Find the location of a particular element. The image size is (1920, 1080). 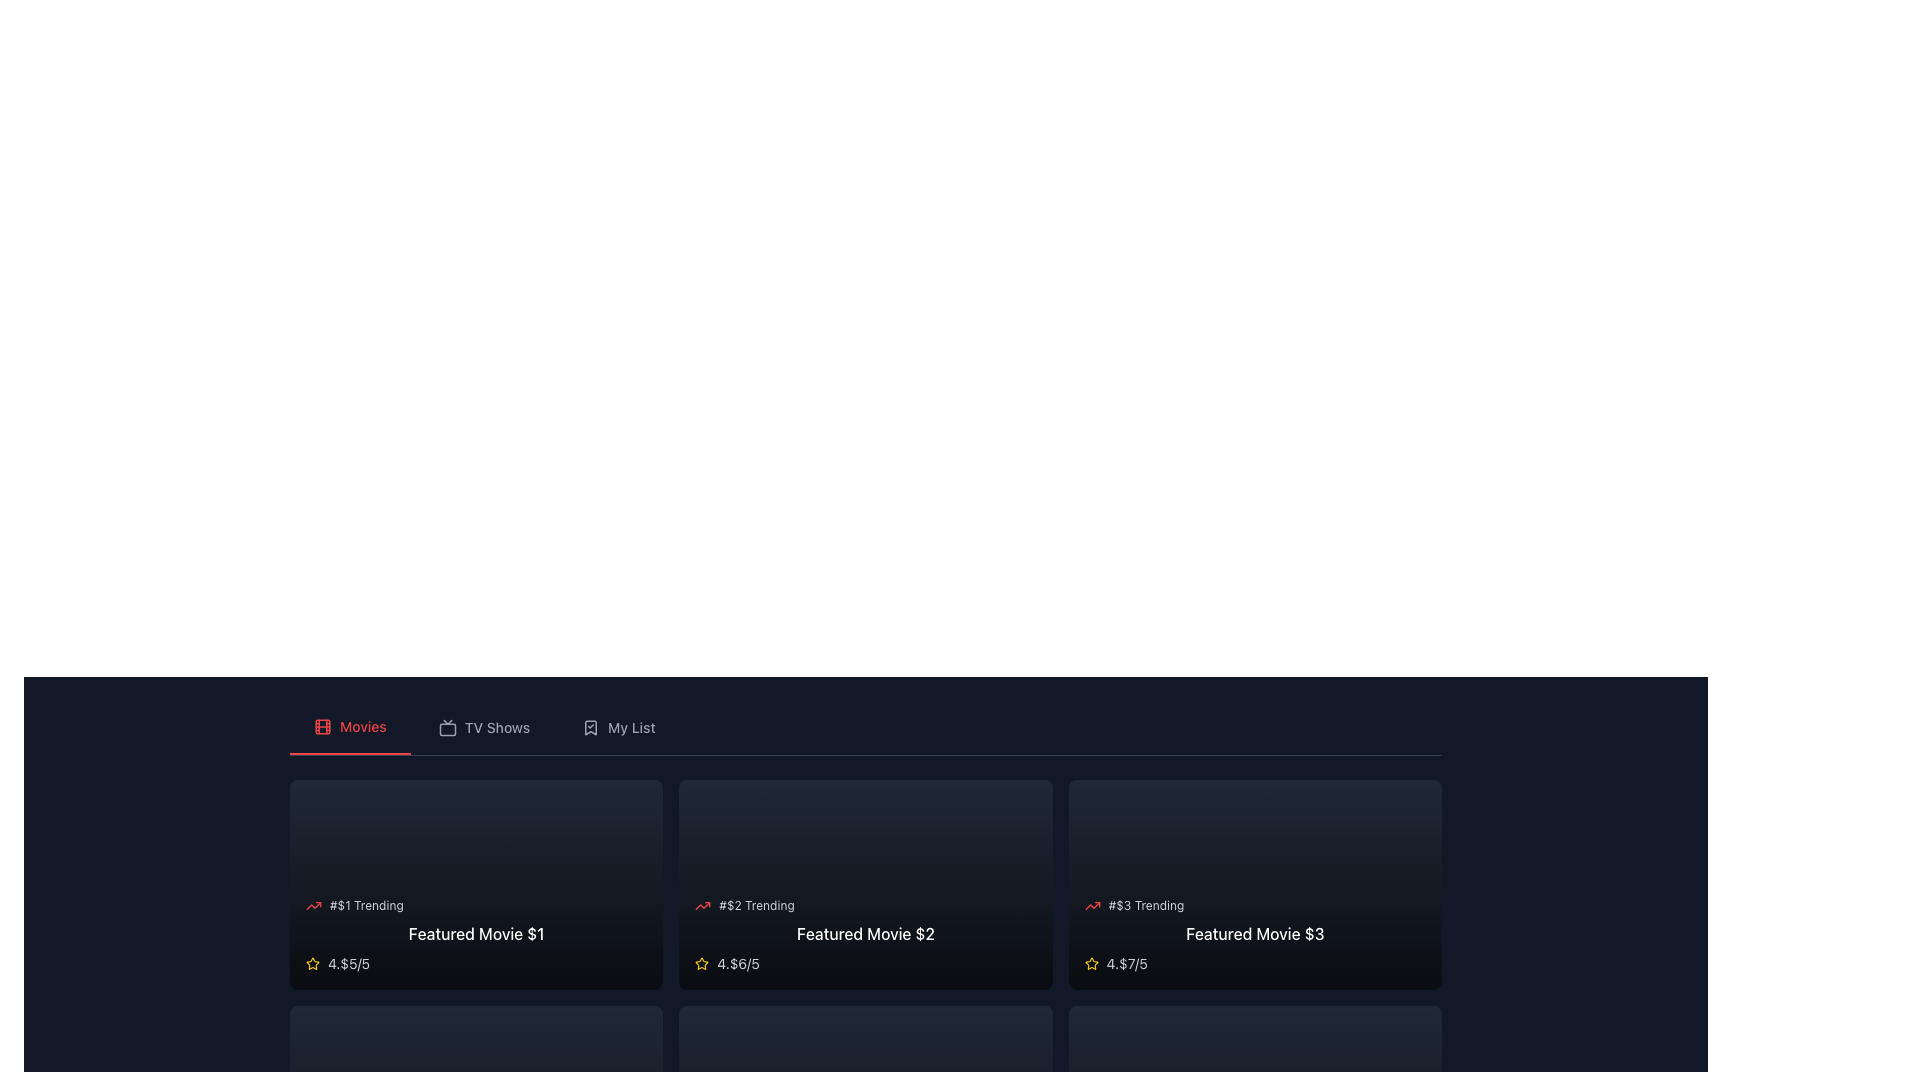

the 'Movies' option in the Navigation menu is located at coordinates (865, 728).